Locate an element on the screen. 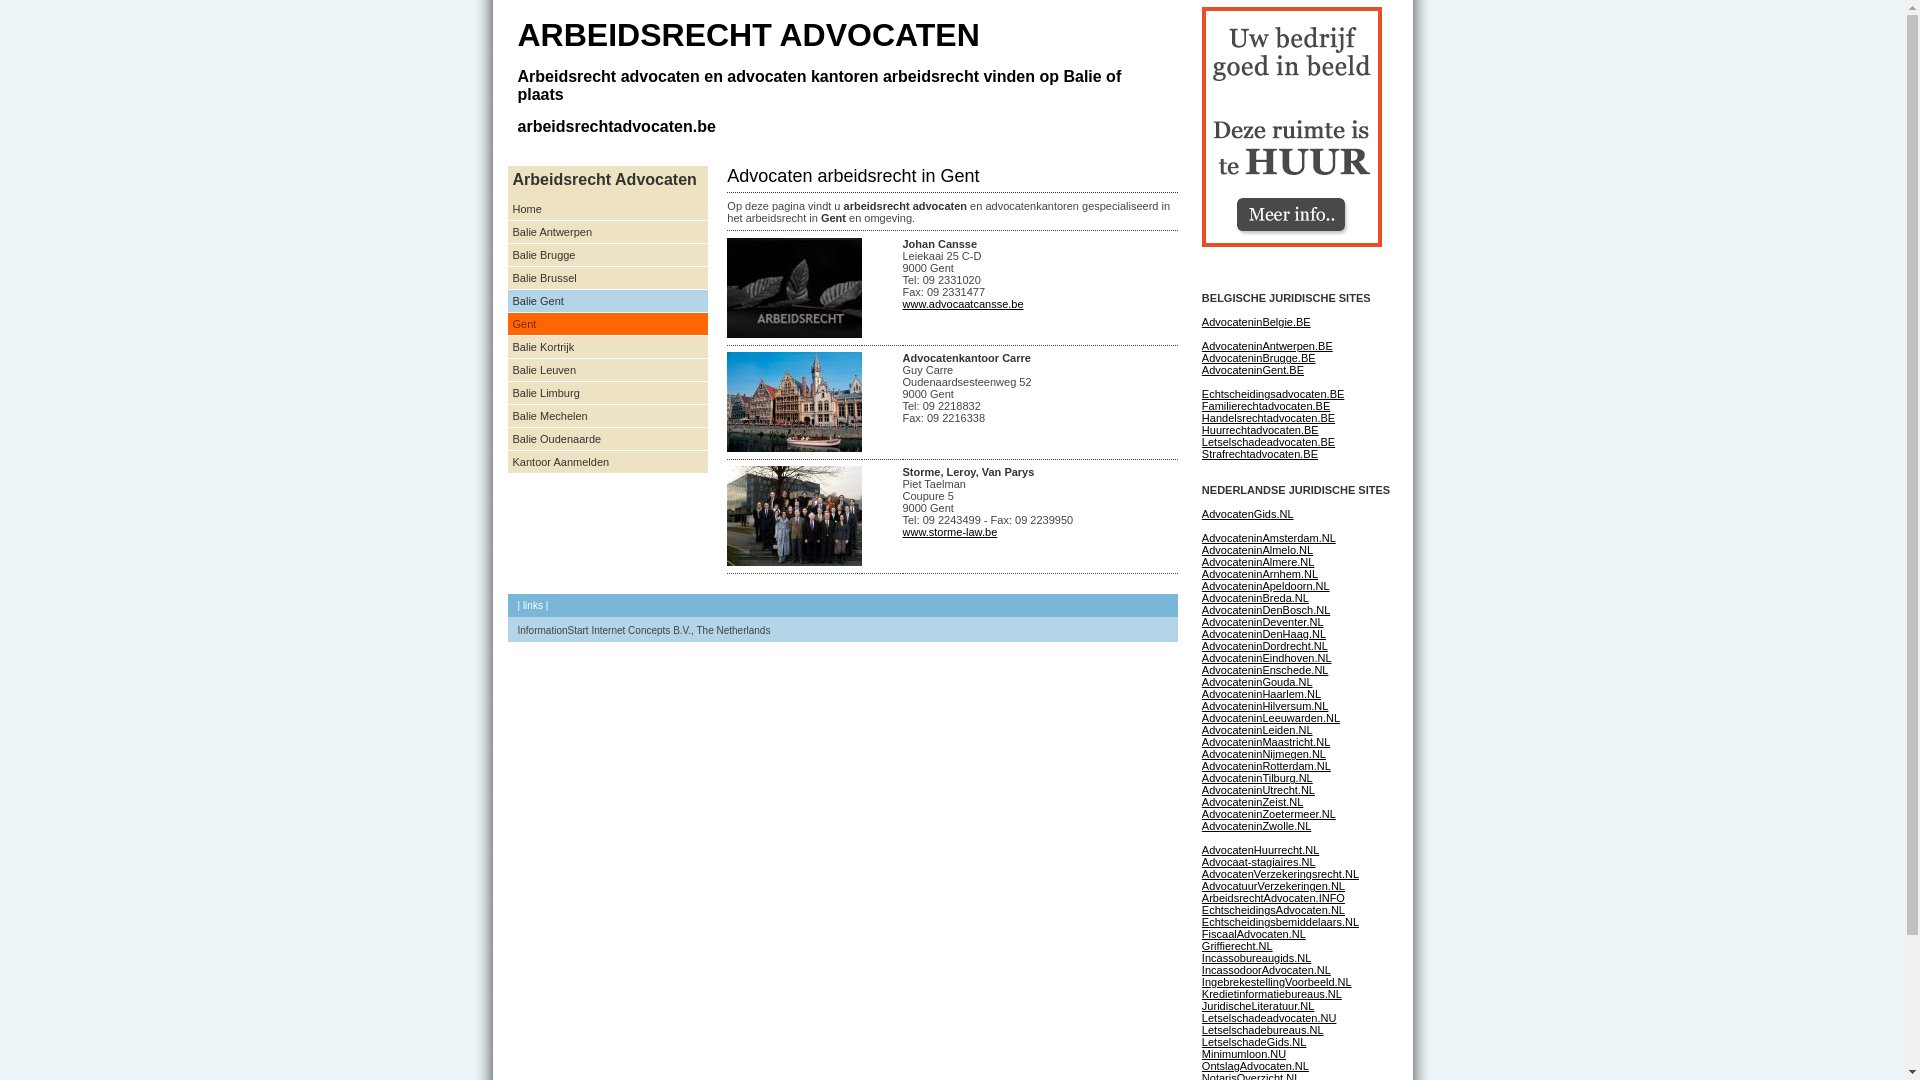  'AdvocateninArnhem.NL' is located at coordinates (1258, 574).